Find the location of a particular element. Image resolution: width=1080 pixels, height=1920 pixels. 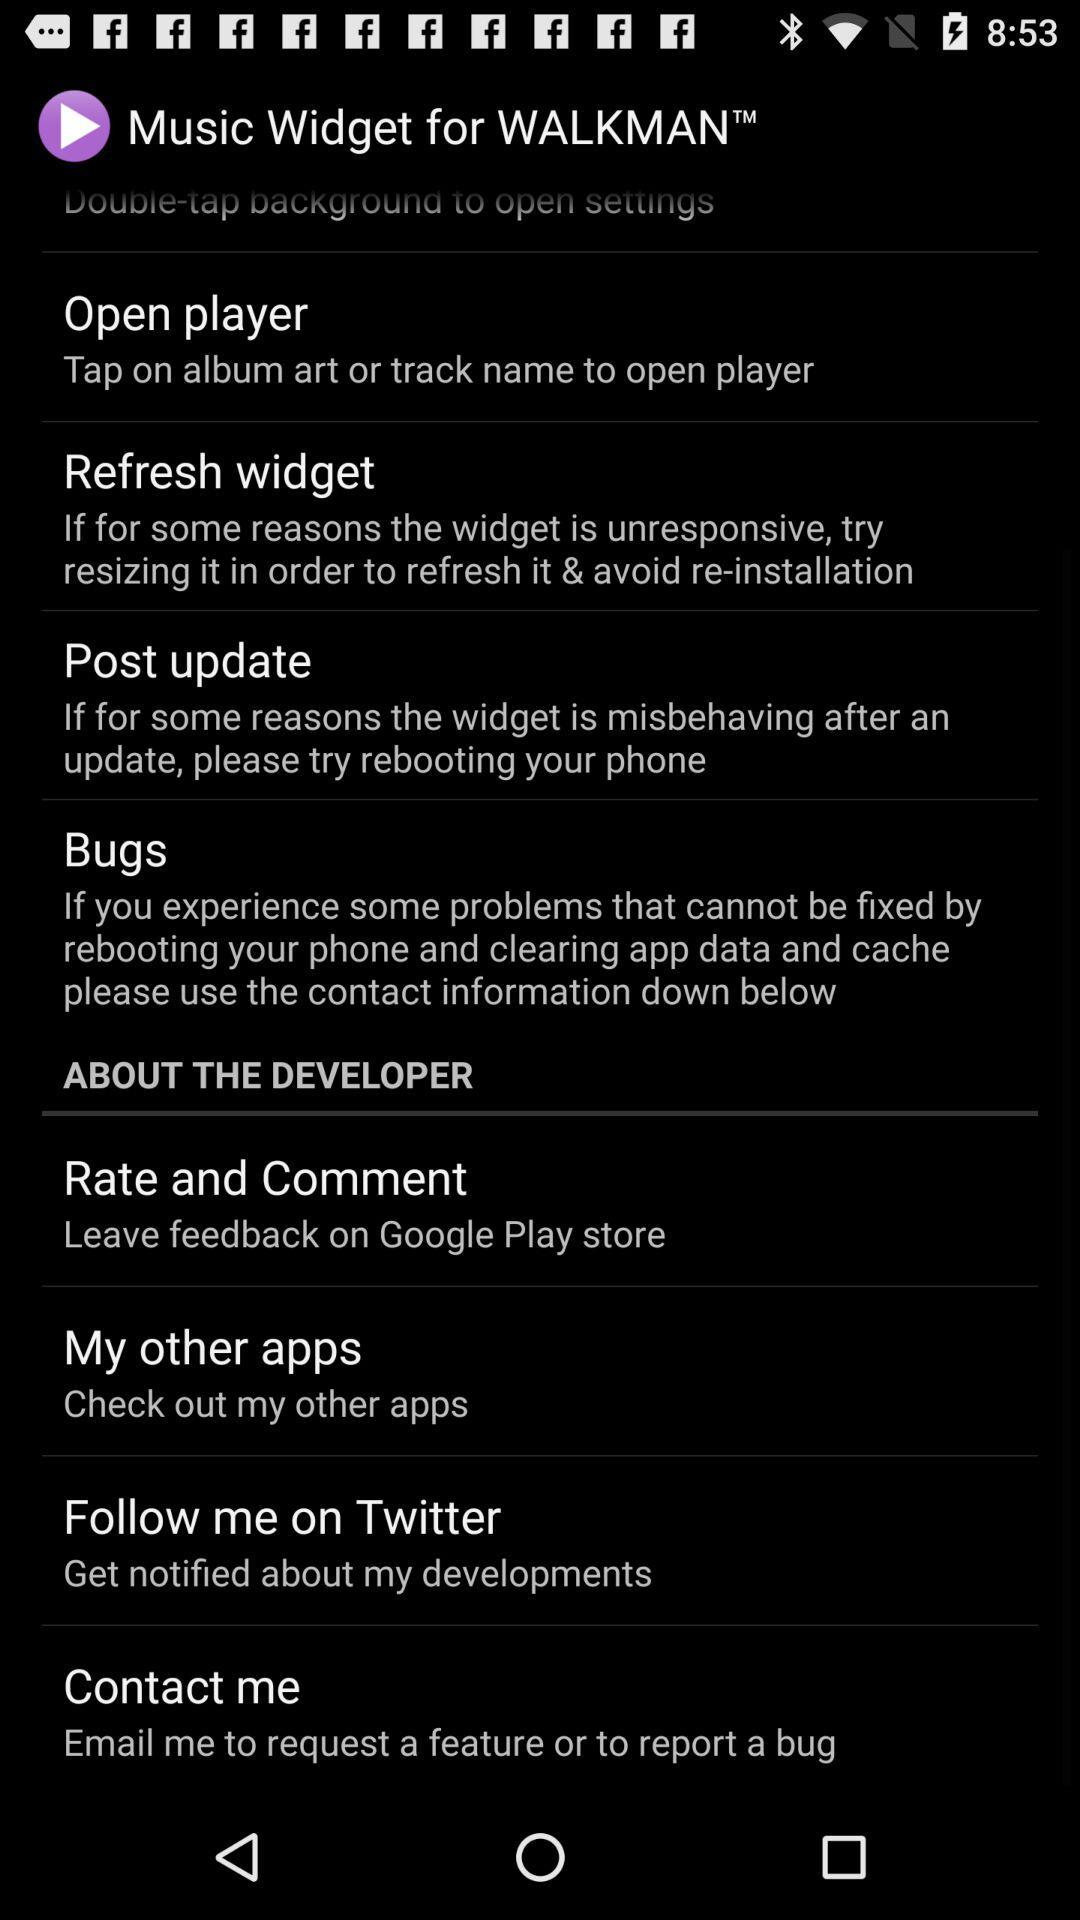

the app above the follow me on is located at coordinates (264, 1401).